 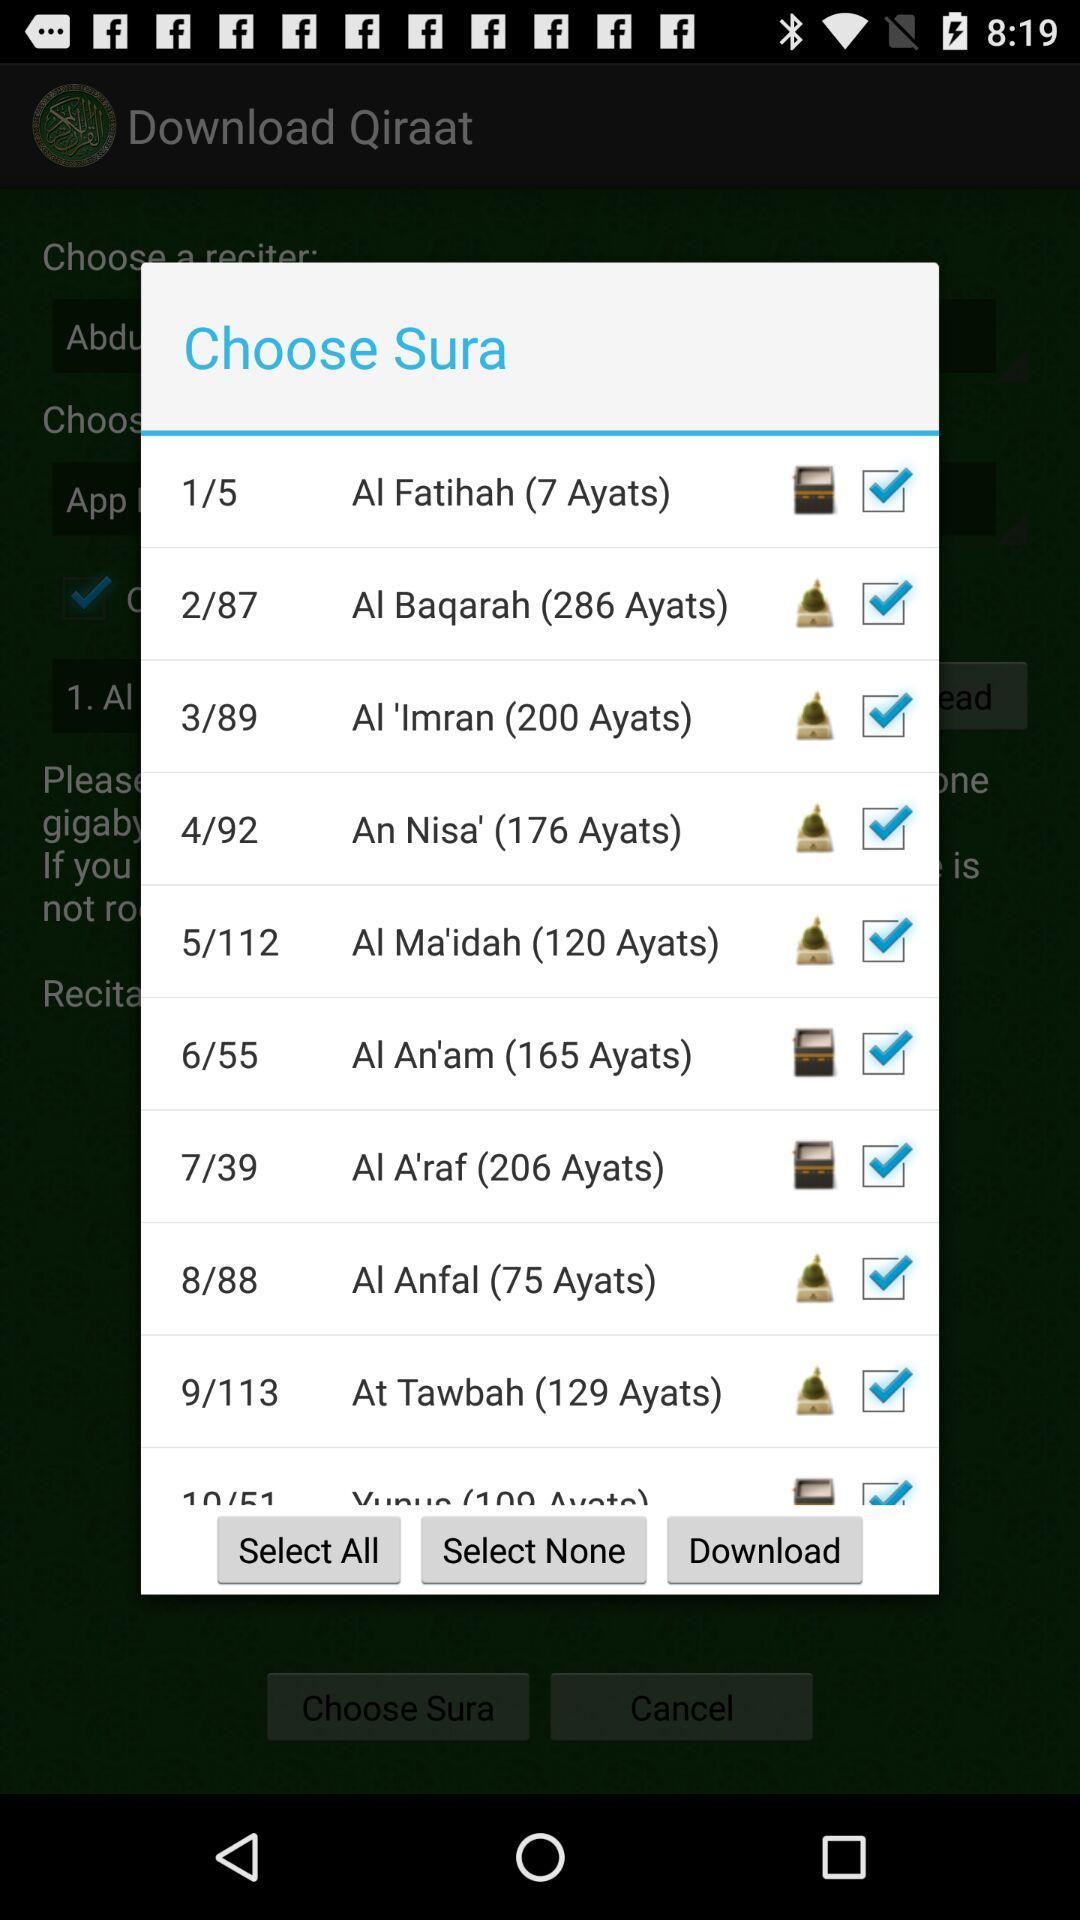 What do you see at coordinates (882, 1483) in the screenshot?
I see `autoplay option` at bounding box center [882, 1483].